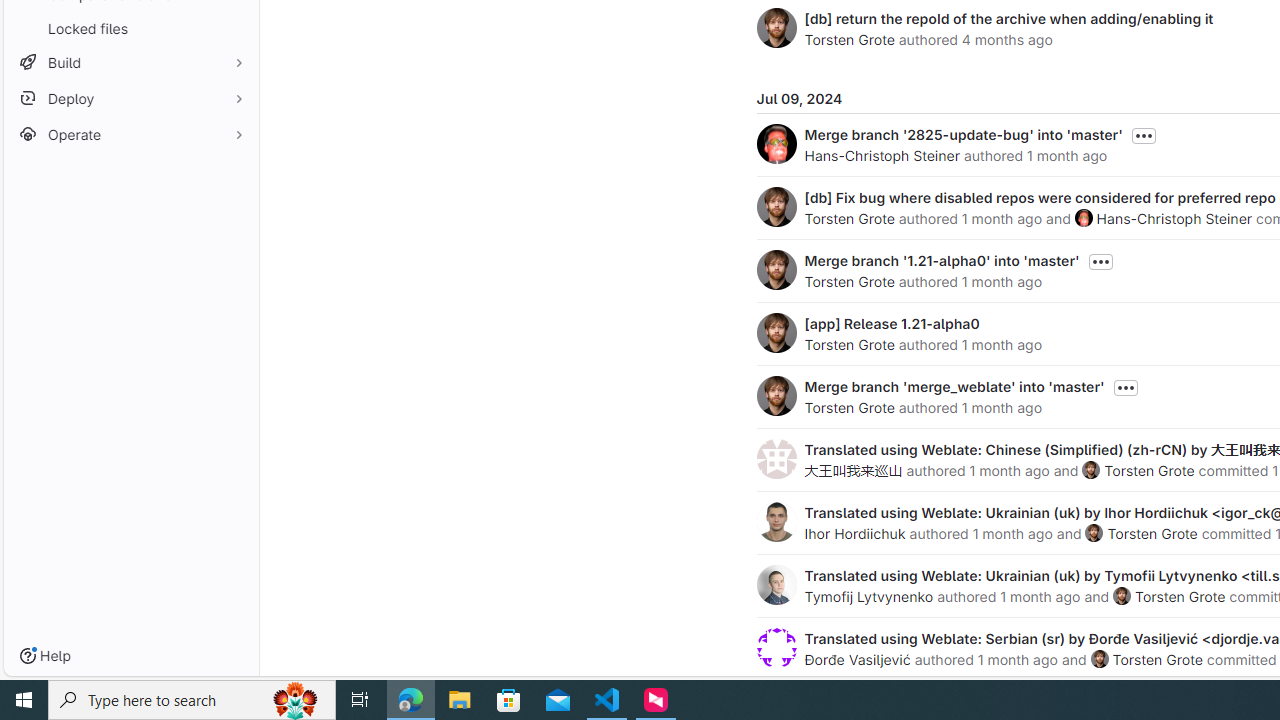 The width and height of the screenshot is (1280, 720). What do you see at coordinates (130, 61) in the screenshot?
I see `'Build'` at bounding box center [130, 61].